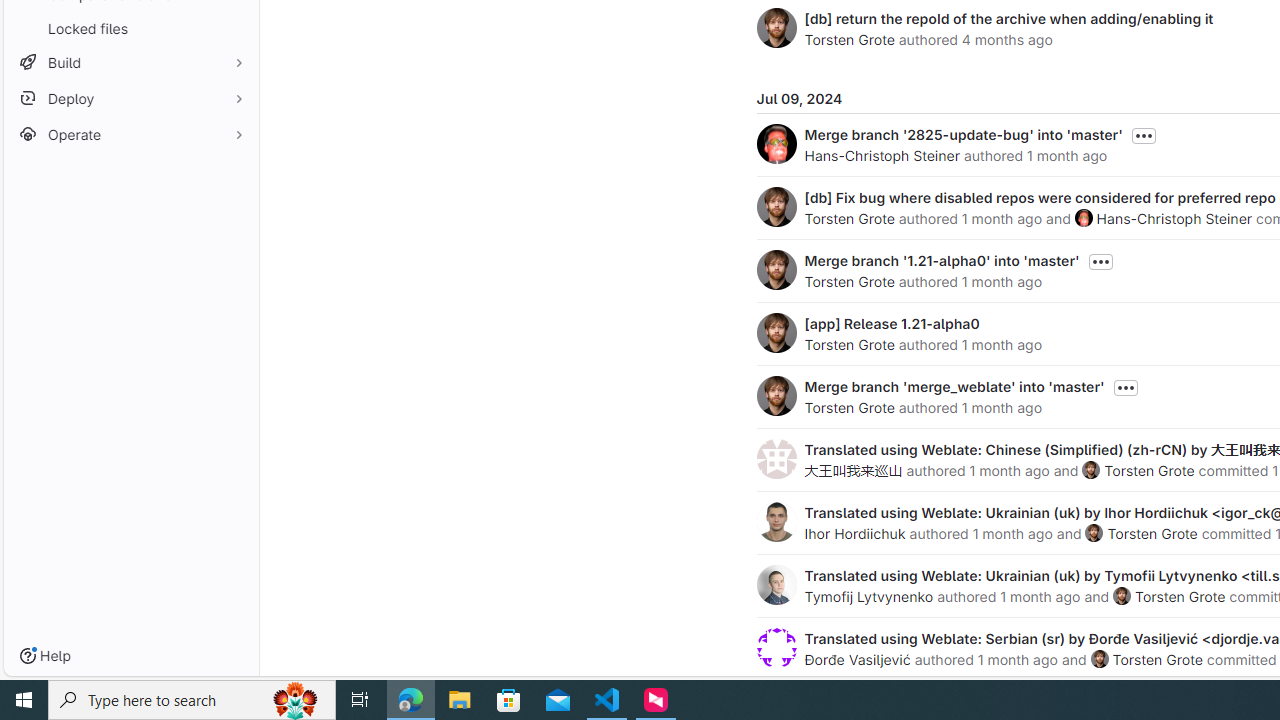 The width and height of the screenshot is (1280, 720). What do you see at coordinates (130, 61) in the screenshot?
I see `'Build'` at bounding box center [130, 61].